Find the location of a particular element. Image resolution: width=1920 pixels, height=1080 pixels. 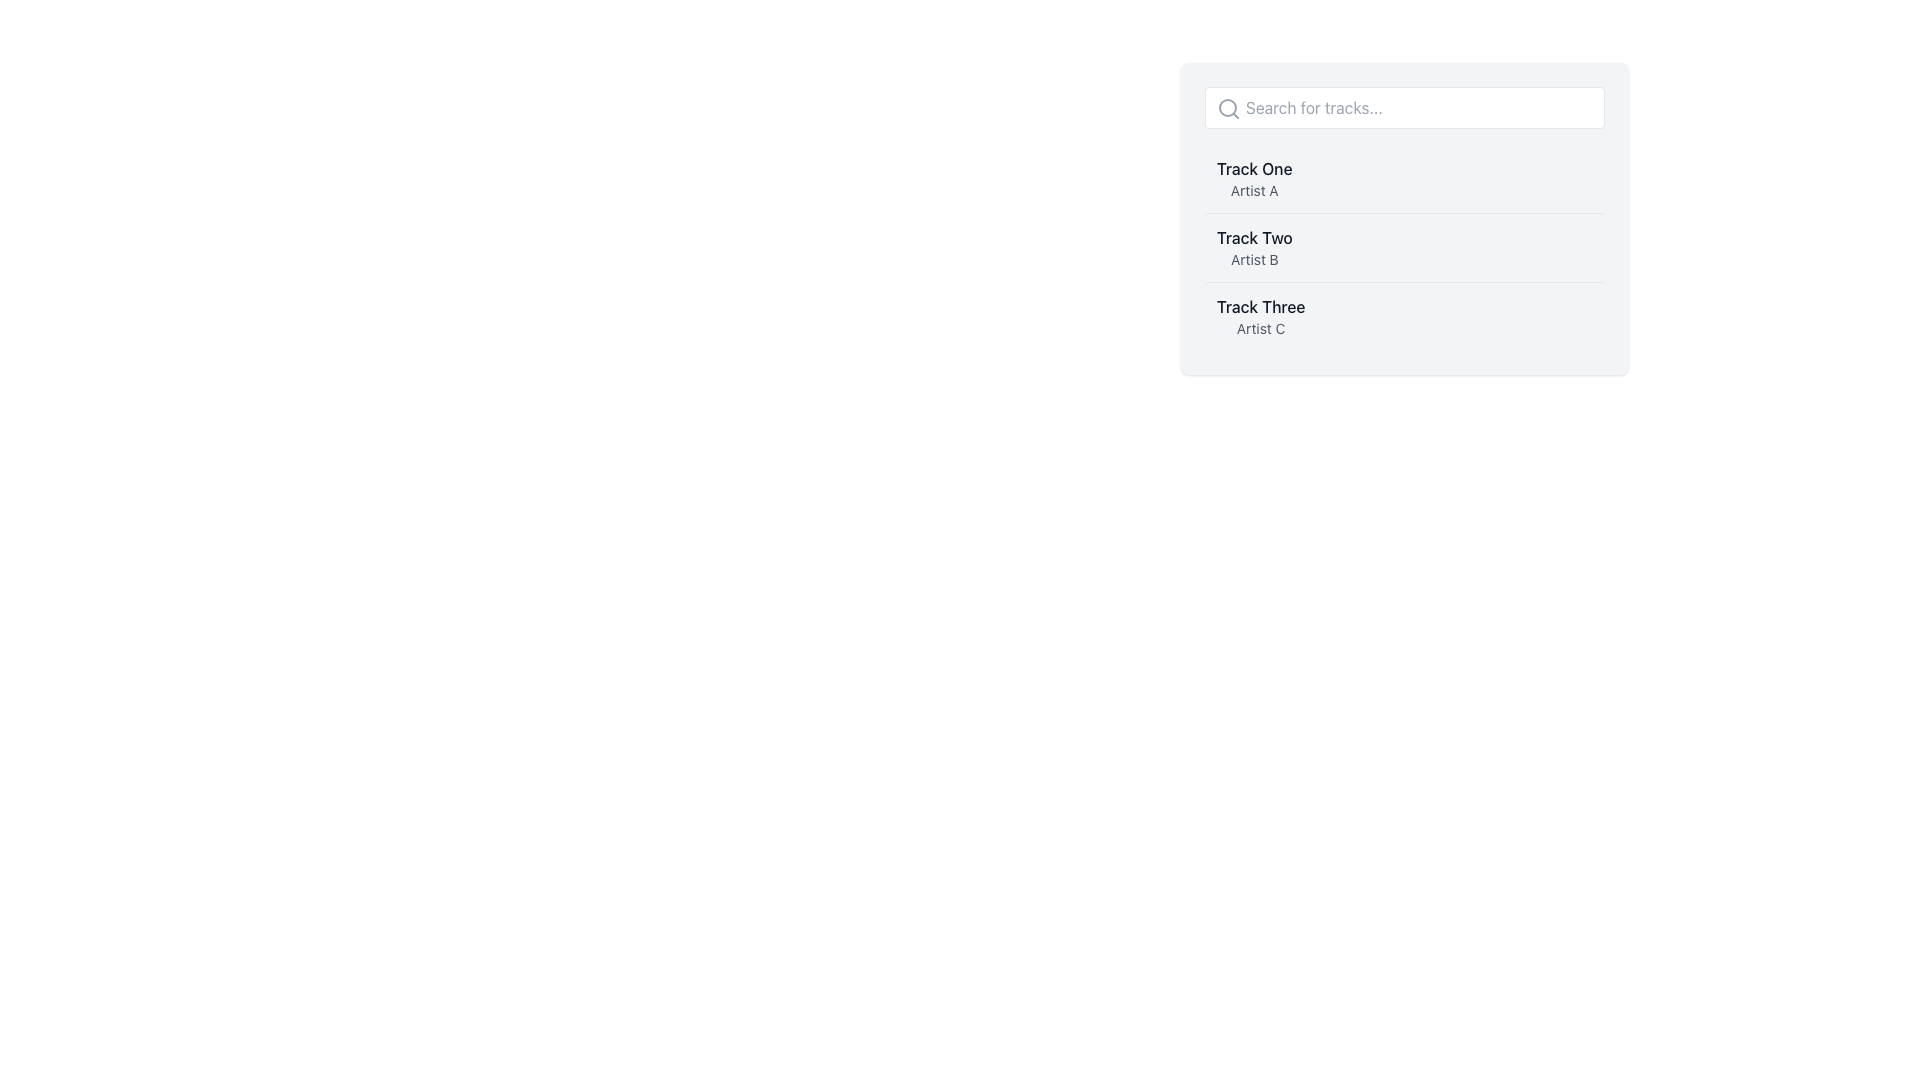

the first list item labeled 'Track One' by 'Artist A', which features a light background and a hover effect is located at coordinates (1404, 177).